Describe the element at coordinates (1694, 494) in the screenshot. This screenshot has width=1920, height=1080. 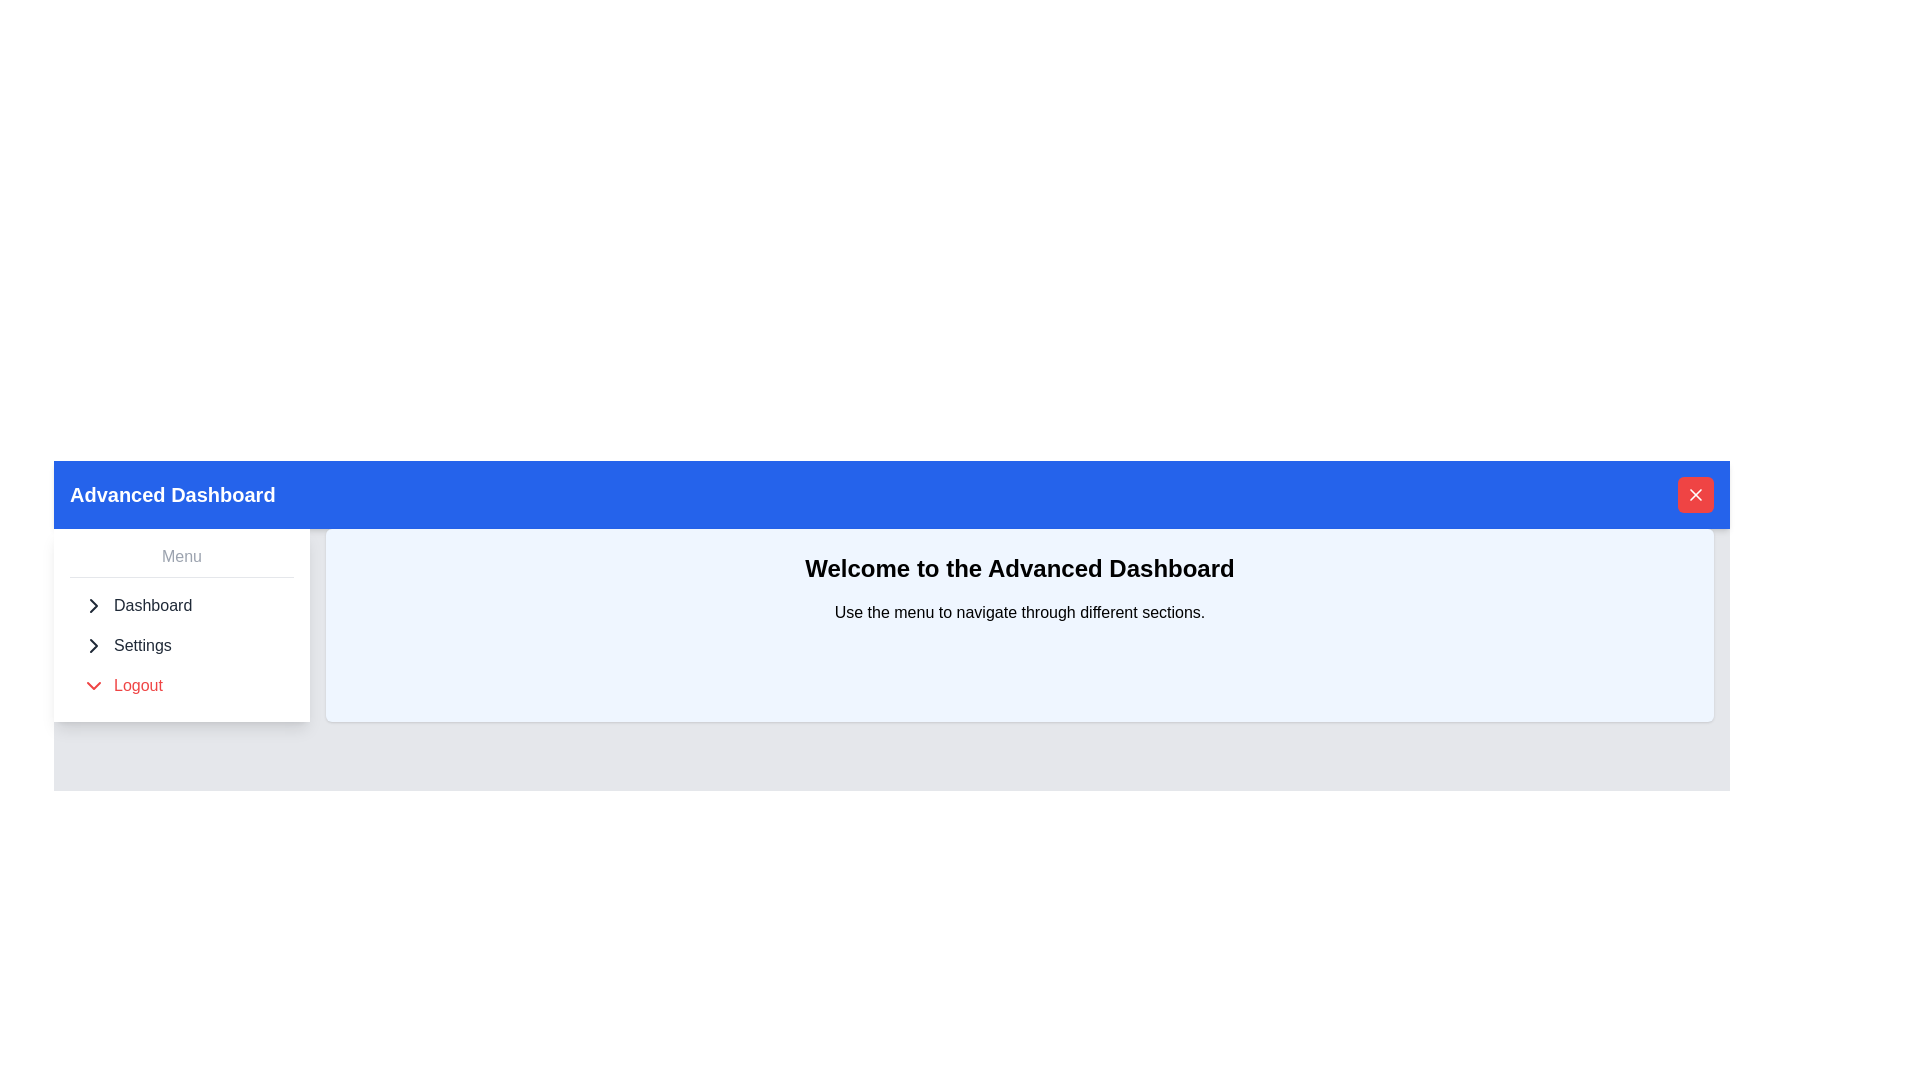
I see `close icon element, which is represented by a diagonal line within a small red square located at the top-right corner of the blue header bar` at that location.